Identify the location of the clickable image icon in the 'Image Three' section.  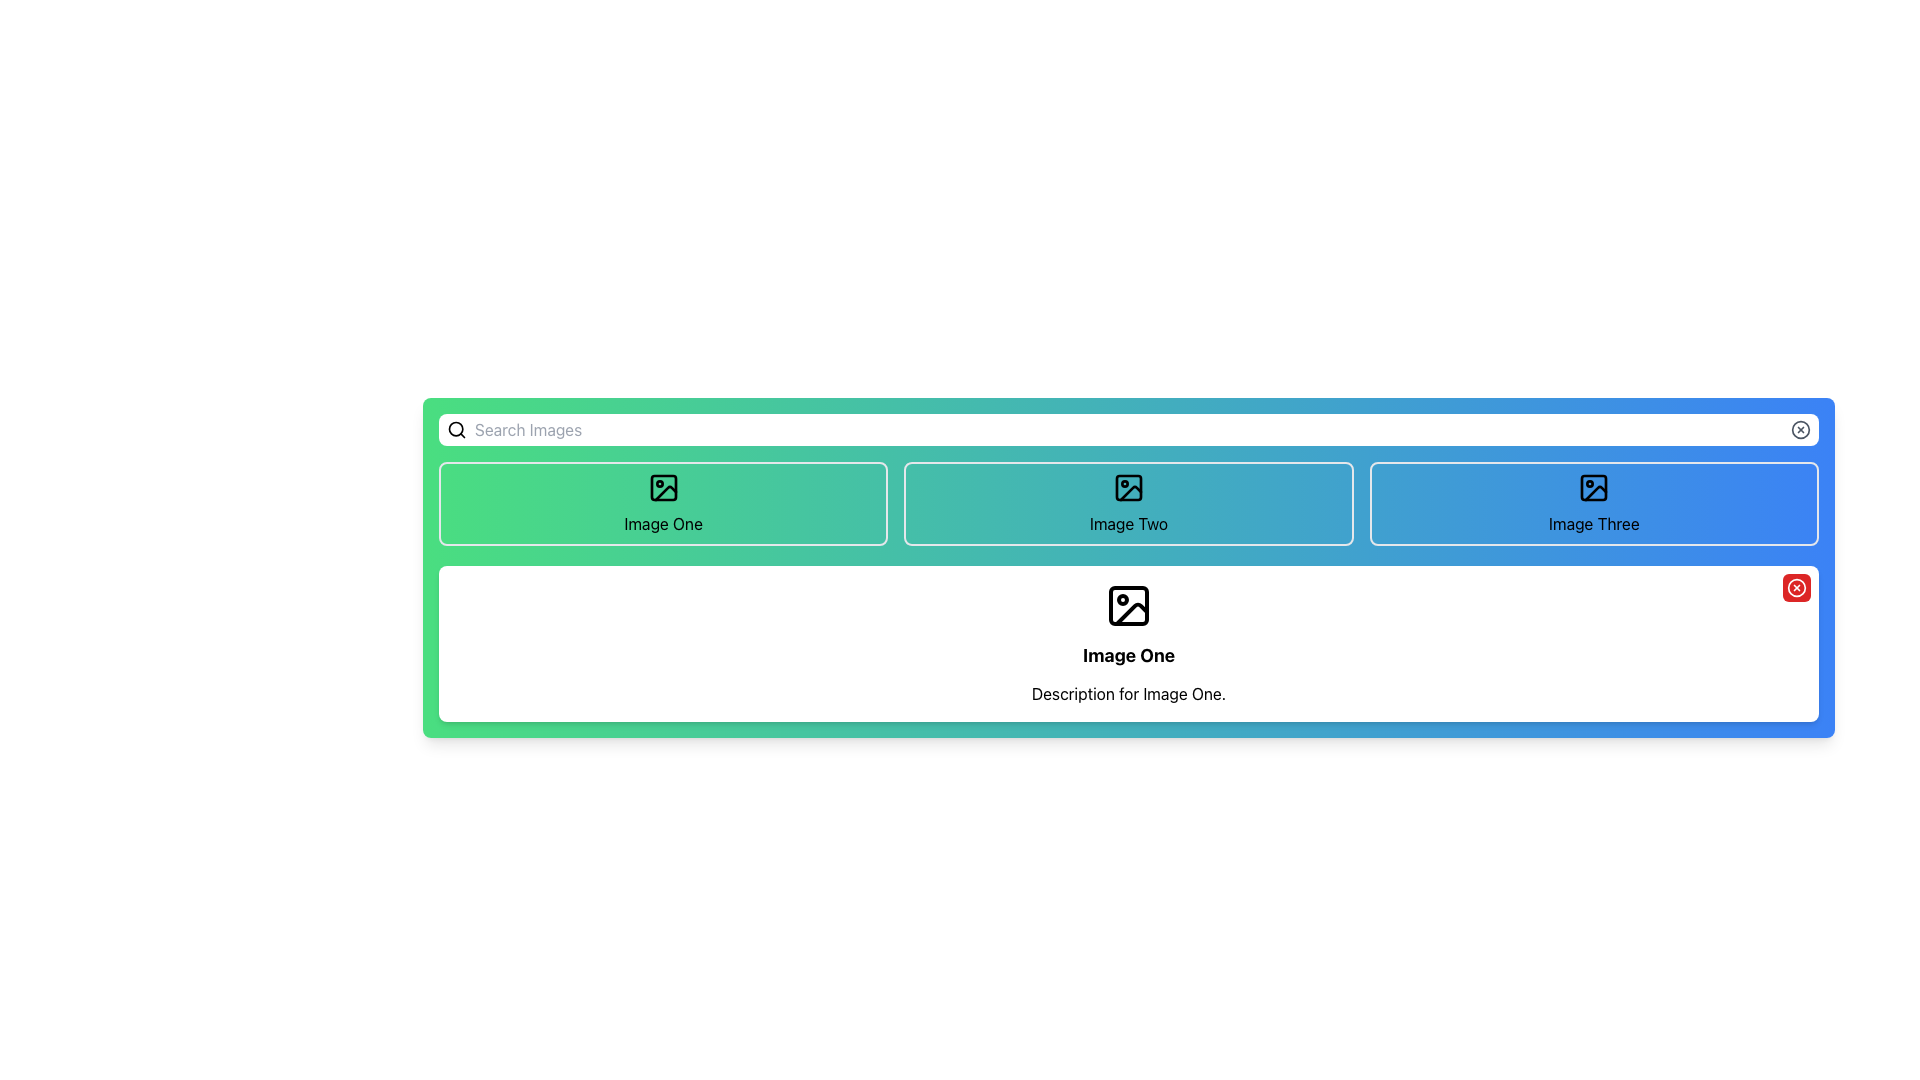
(1593, 488).